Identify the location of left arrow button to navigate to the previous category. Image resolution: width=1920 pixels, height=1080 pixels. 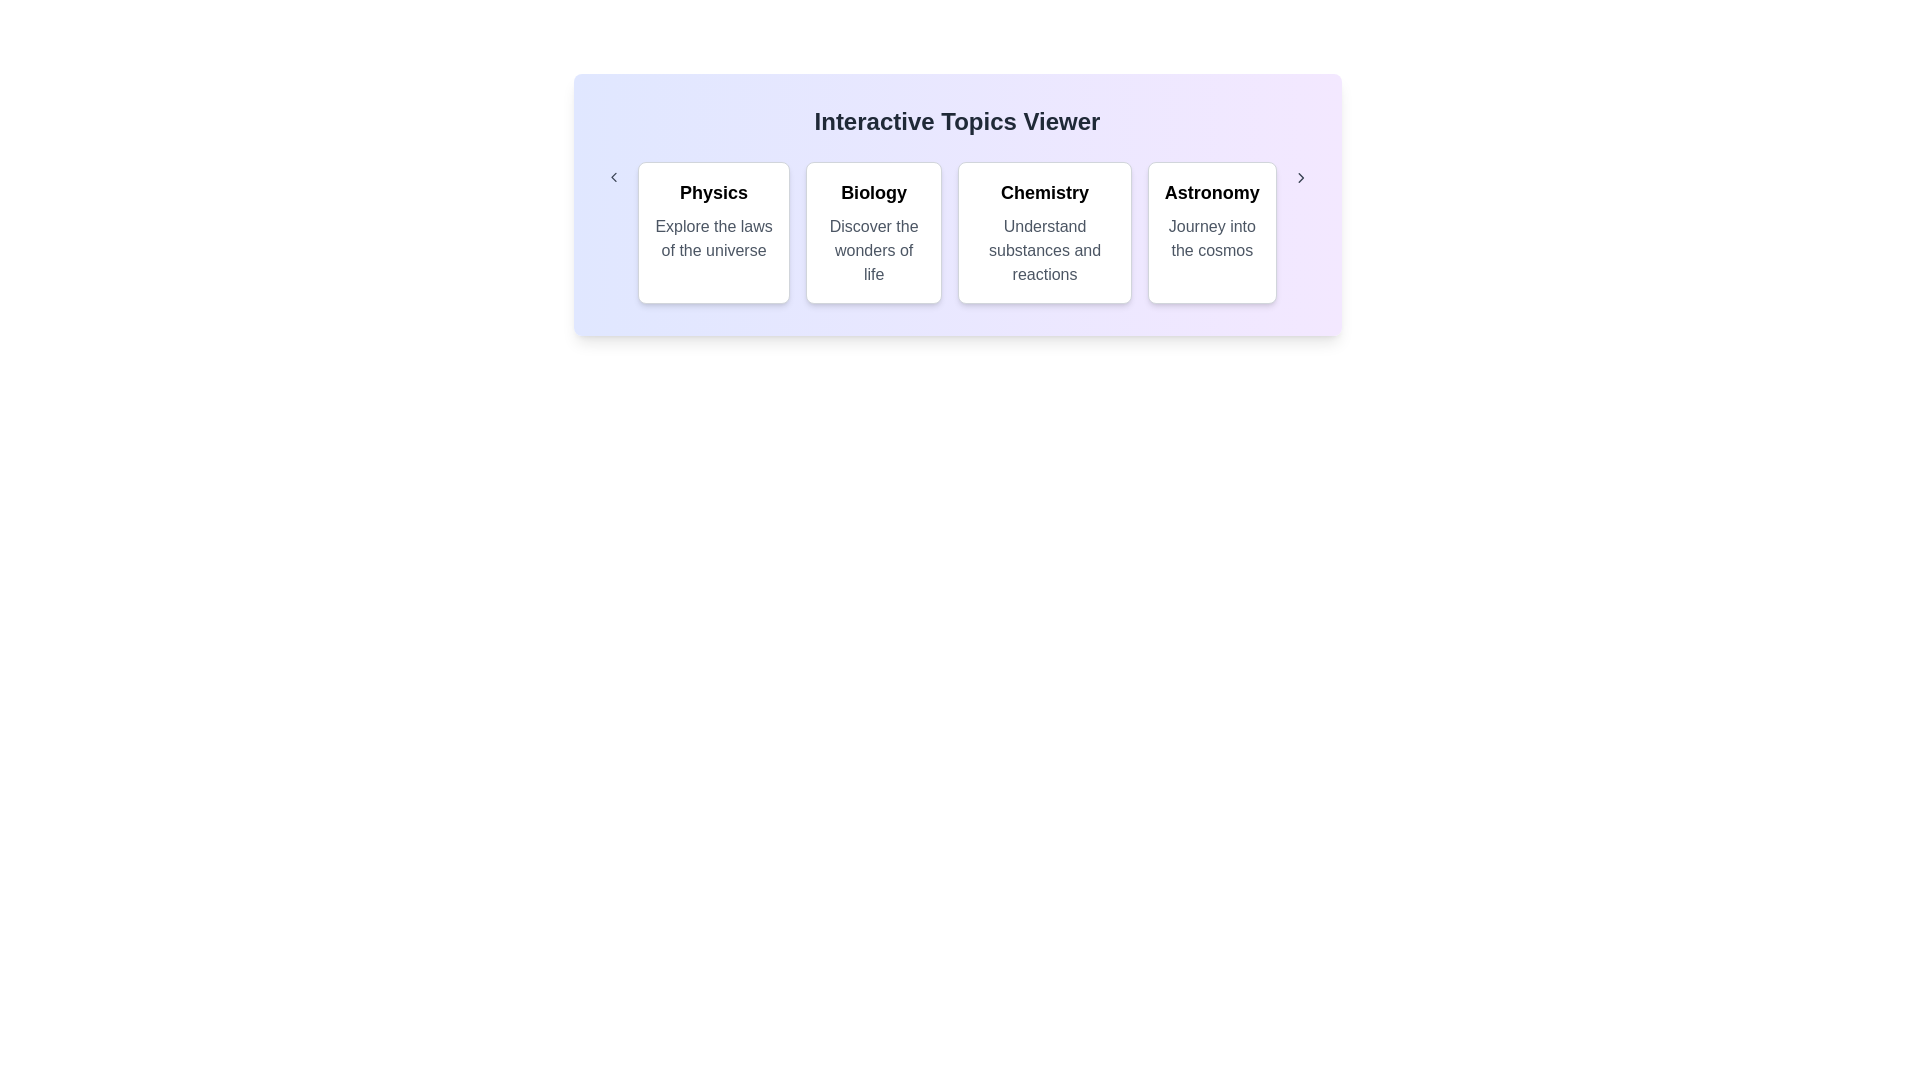
(612, 176).